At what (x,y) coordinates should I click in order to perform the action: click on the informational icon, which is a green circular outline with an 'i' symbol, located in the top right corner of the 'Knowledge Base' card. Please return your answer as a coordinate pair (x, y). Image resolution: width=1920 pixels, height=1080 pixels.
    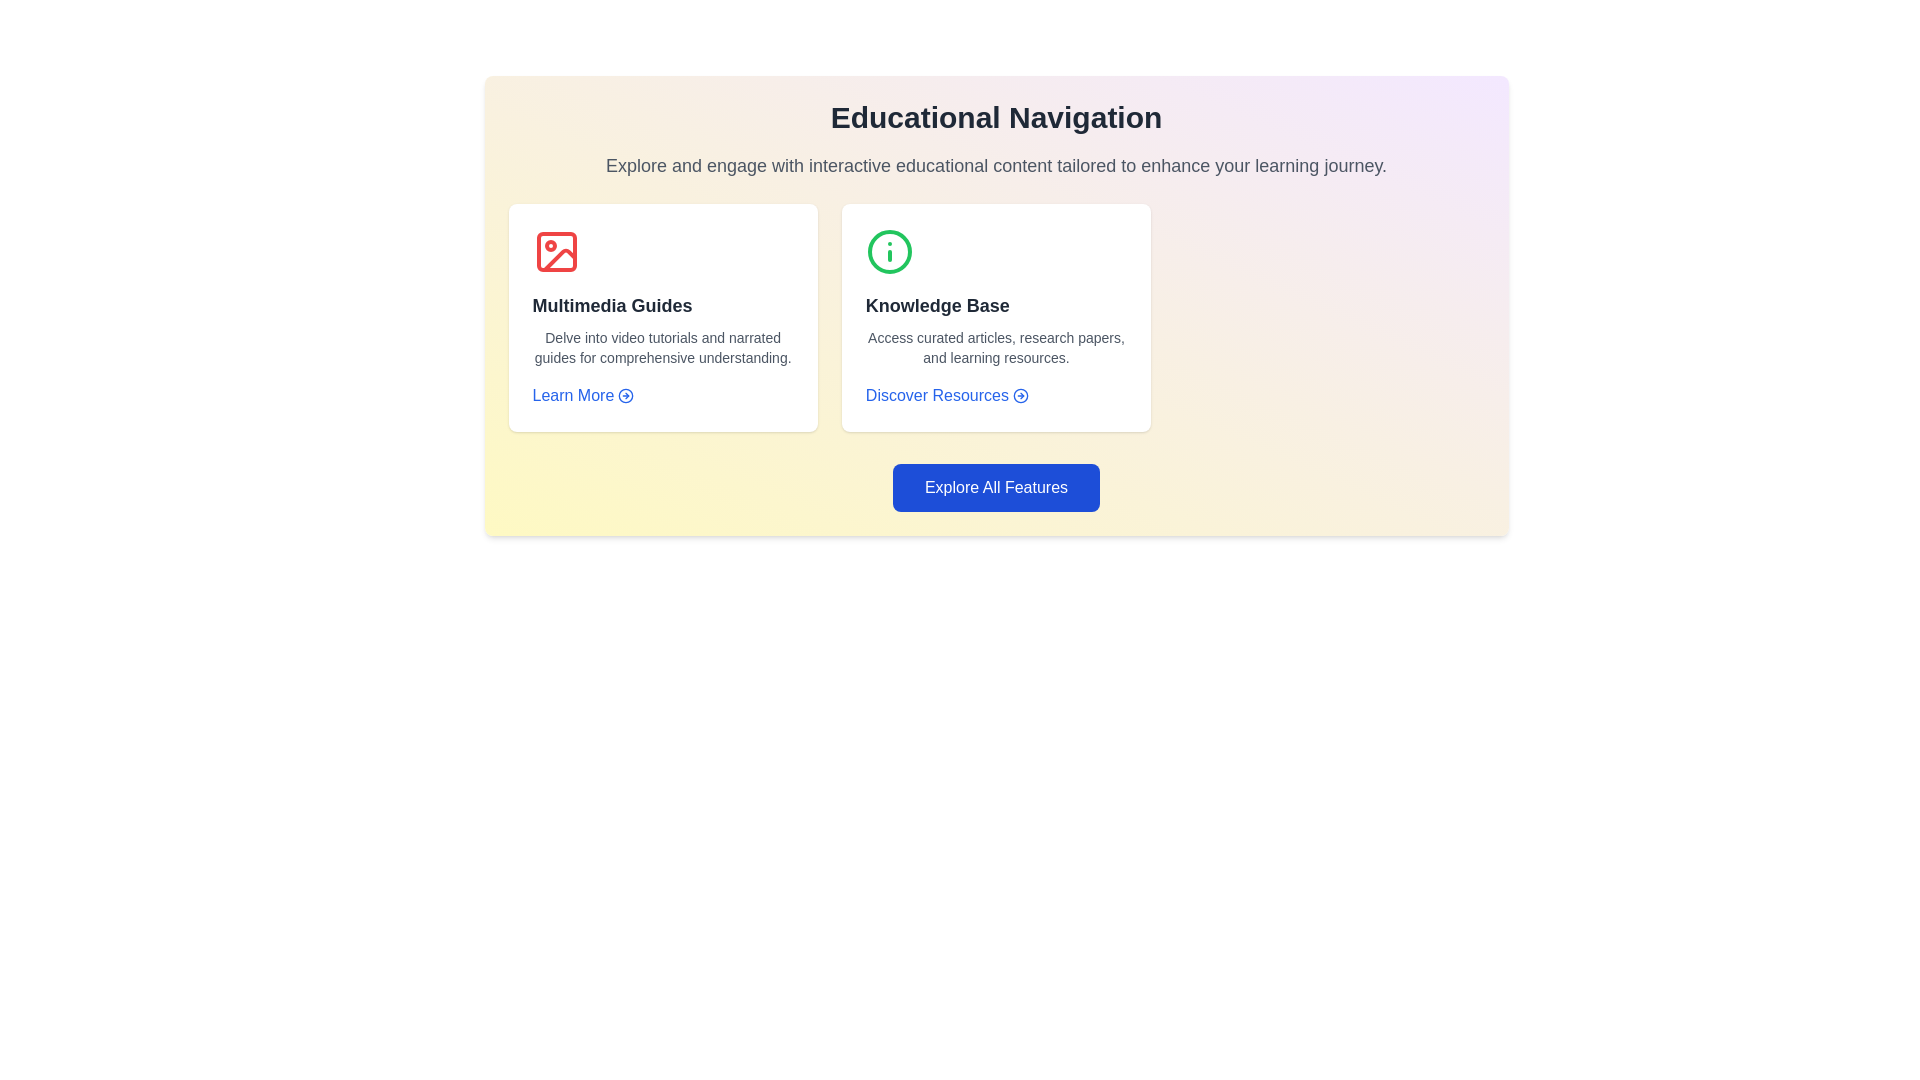
    Looking at the image, I should click on (888, 250).